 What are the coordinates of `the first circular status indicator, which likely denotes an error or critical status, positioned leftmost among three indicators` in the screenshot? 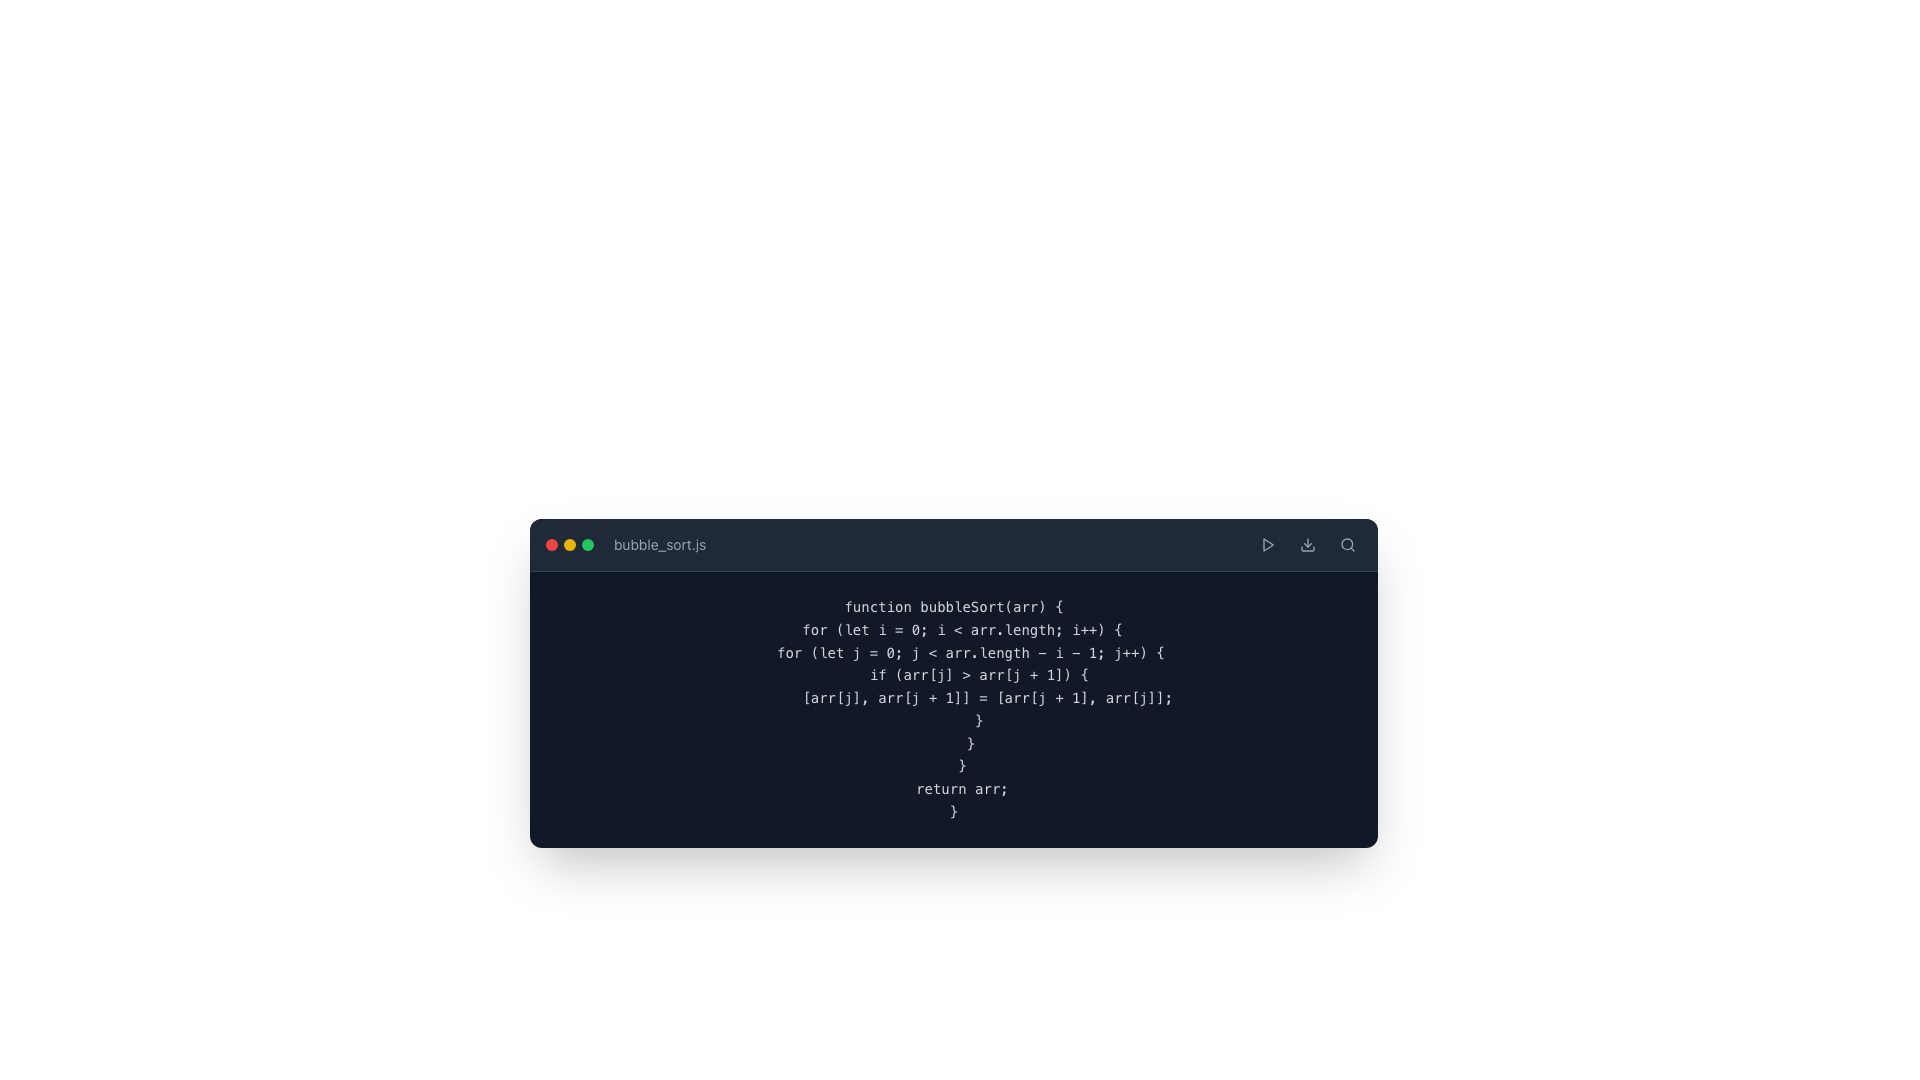 It's located at (552, 544).